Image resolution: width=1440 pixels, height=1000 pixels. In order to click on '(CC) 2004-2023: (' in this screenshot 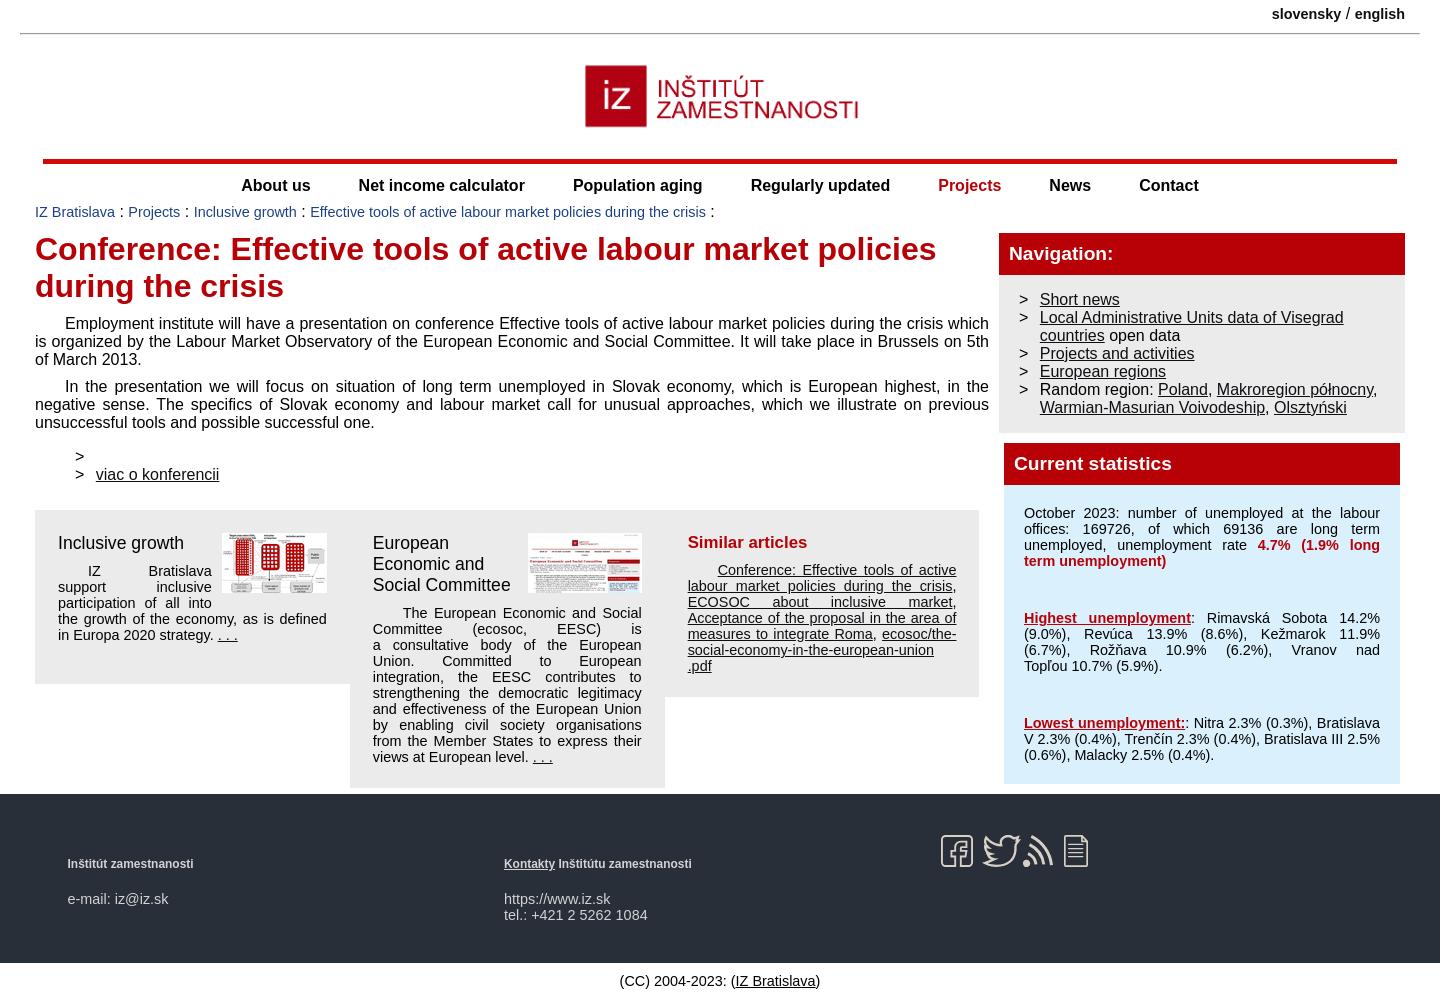, I will do `click(676, 979)`.